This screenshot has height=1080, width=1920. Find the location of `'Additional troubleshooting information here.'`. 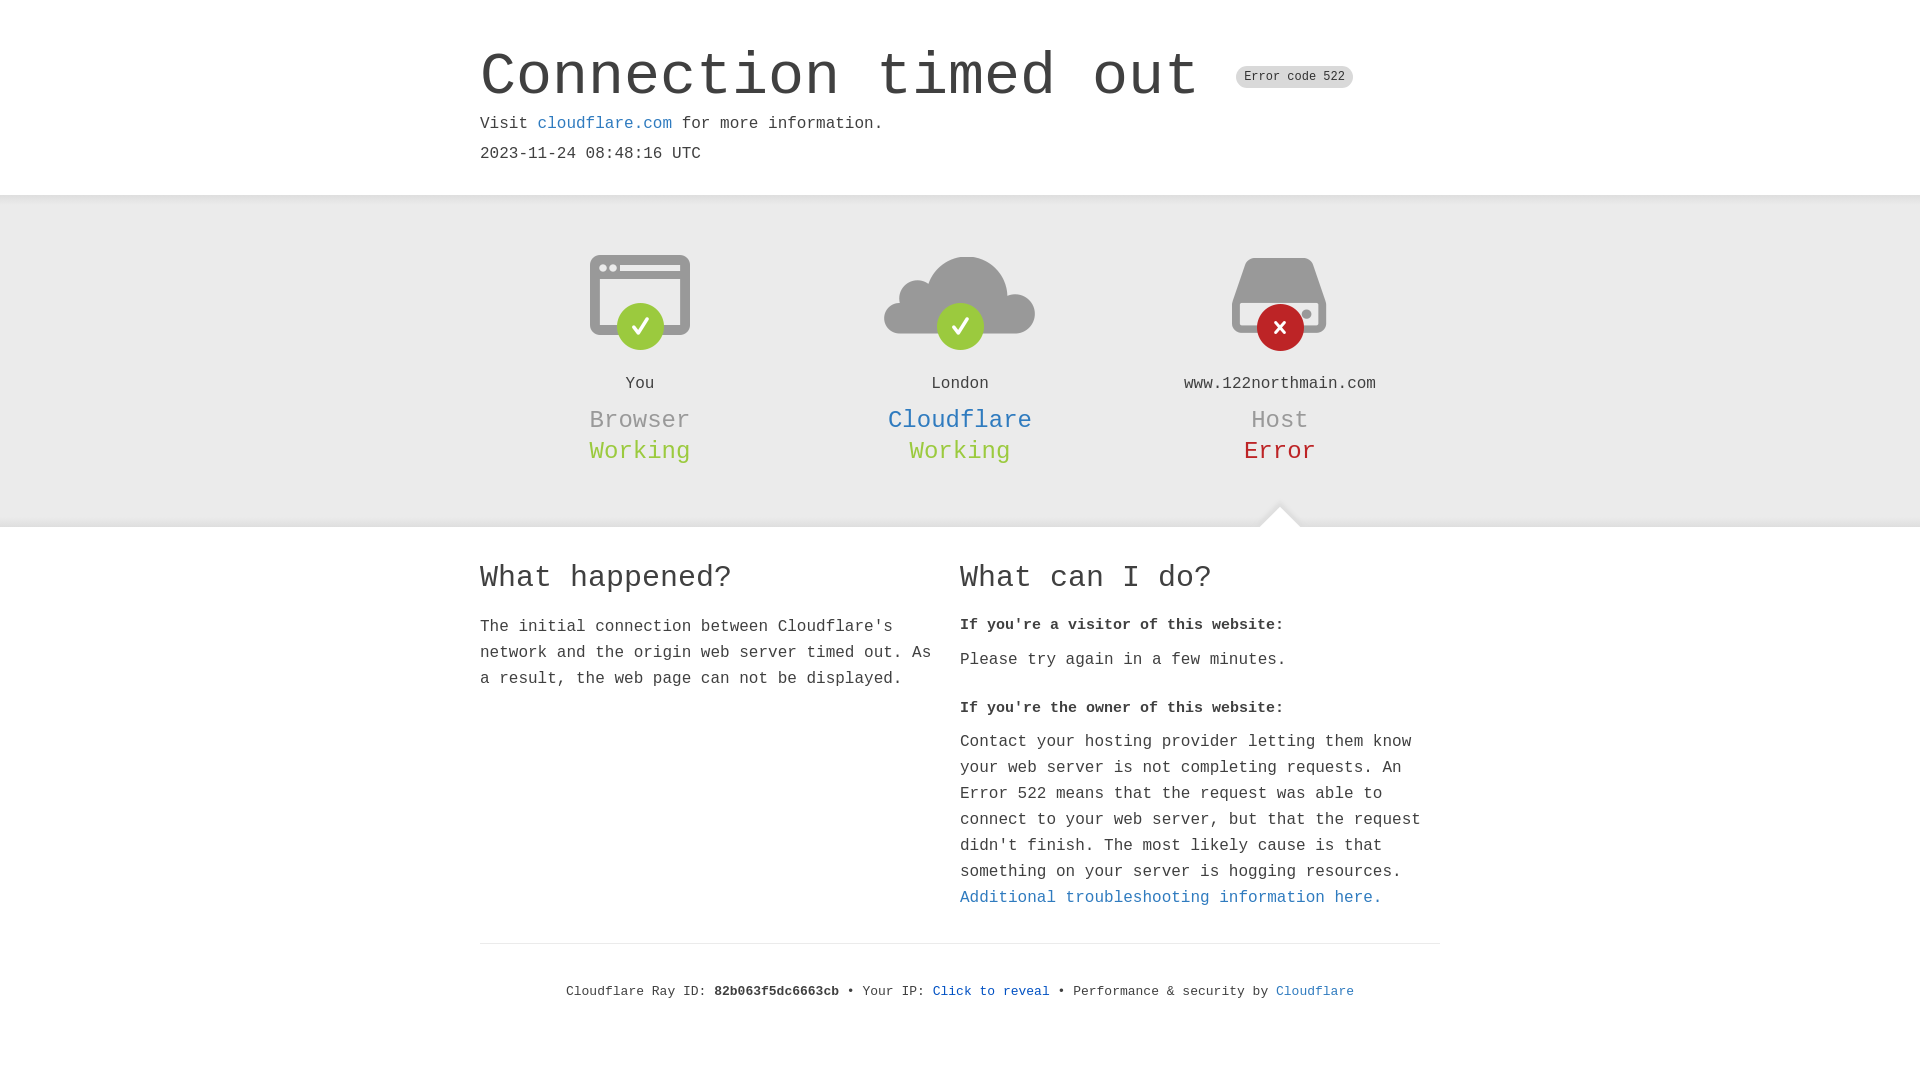

'Additional troubleshooting information here.' is located at coordinates (1171, 897).